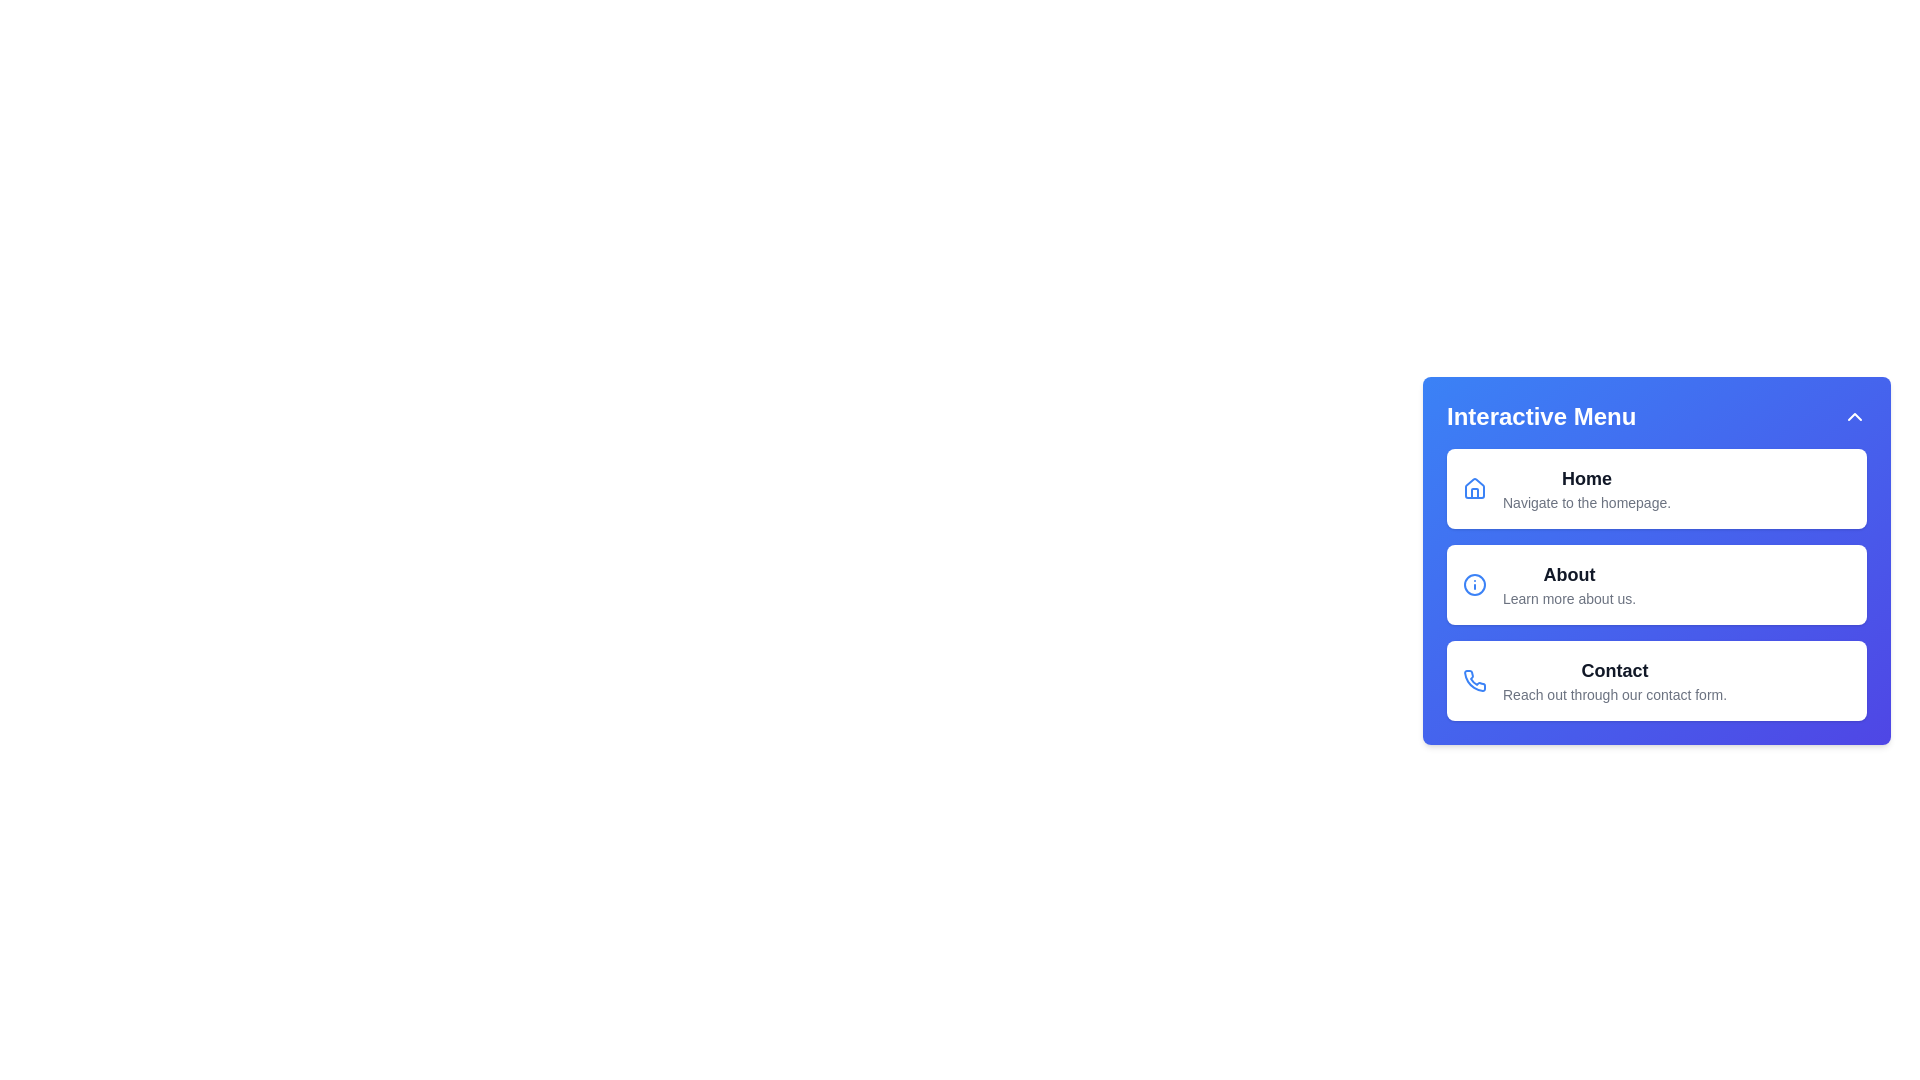  Describe the element at coordinates (1656, 585) in the screenshot. I see `the menu item About to navigate` at that location.